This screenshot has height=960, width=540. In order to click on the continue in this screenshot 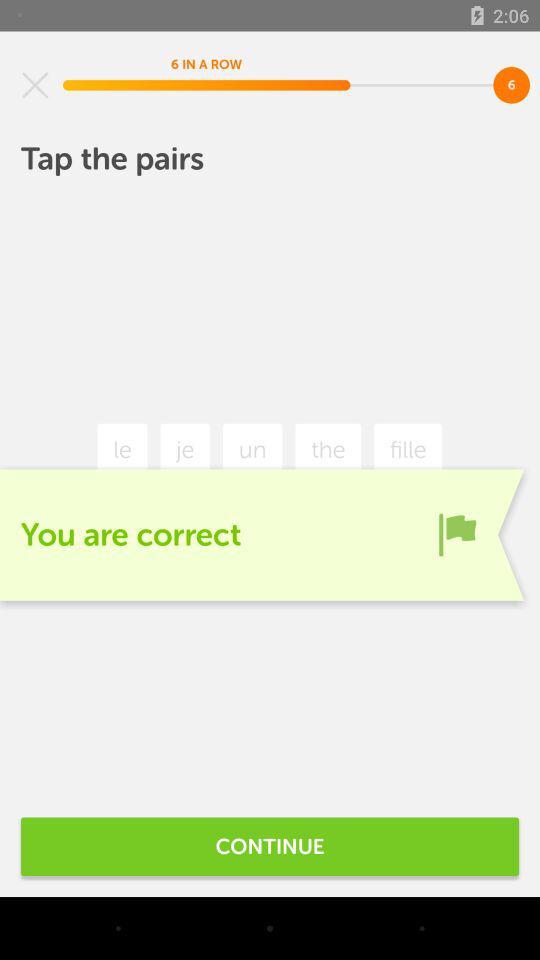, I will do `click(270, 845)`.